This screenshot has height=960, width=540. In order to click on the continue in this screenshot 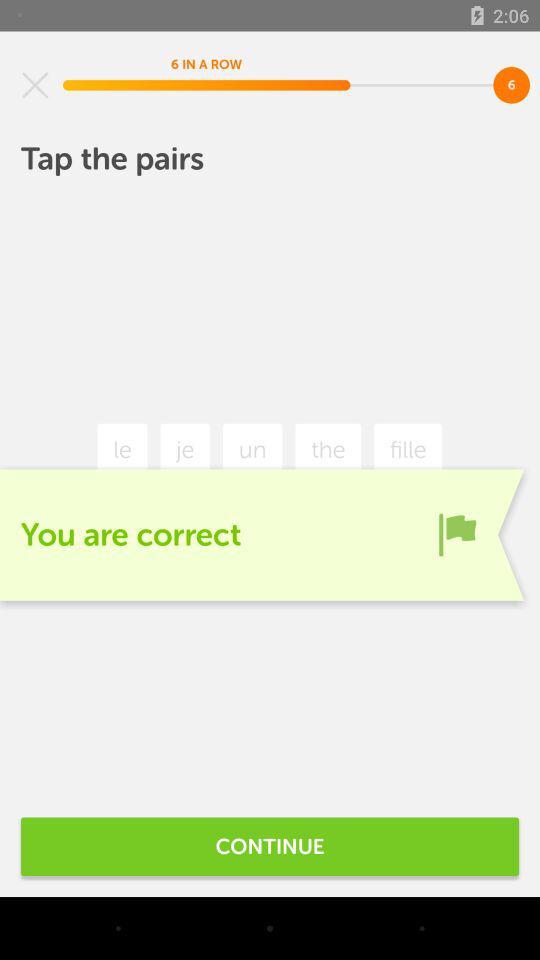, I will do `click(270, 845)`.